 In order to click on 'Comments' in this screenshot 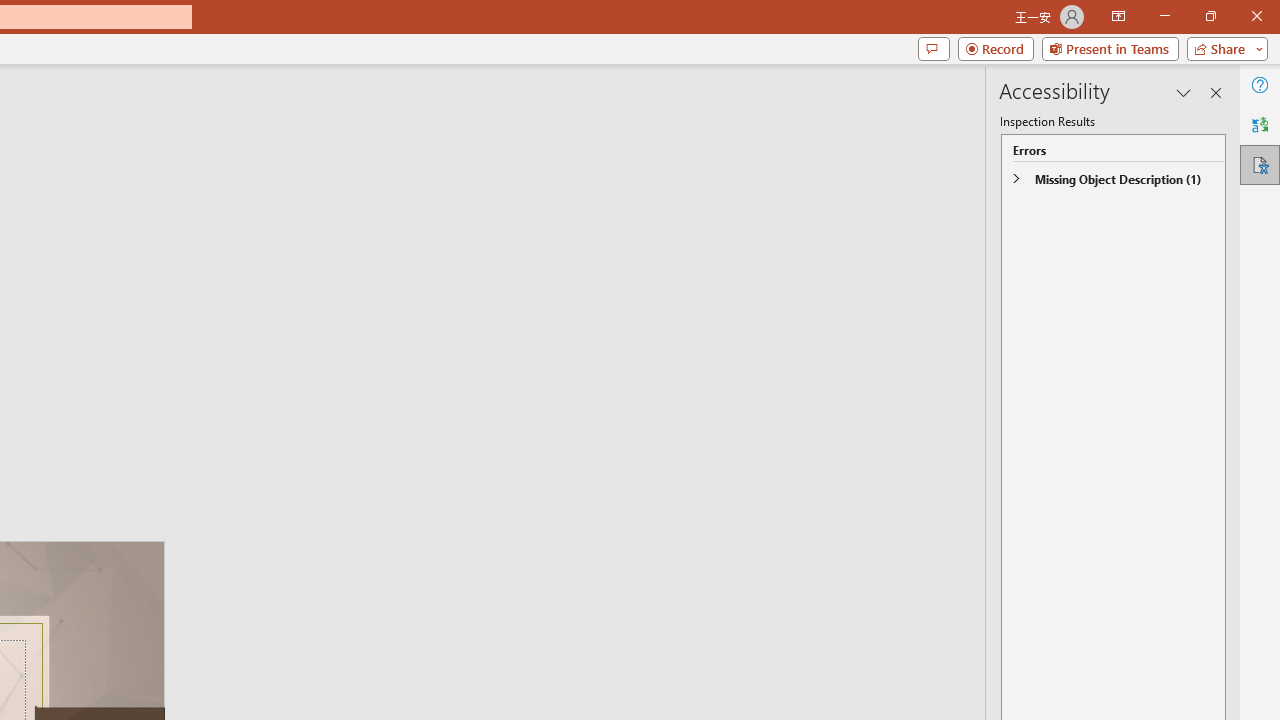, I will do `click(932, 47)`.